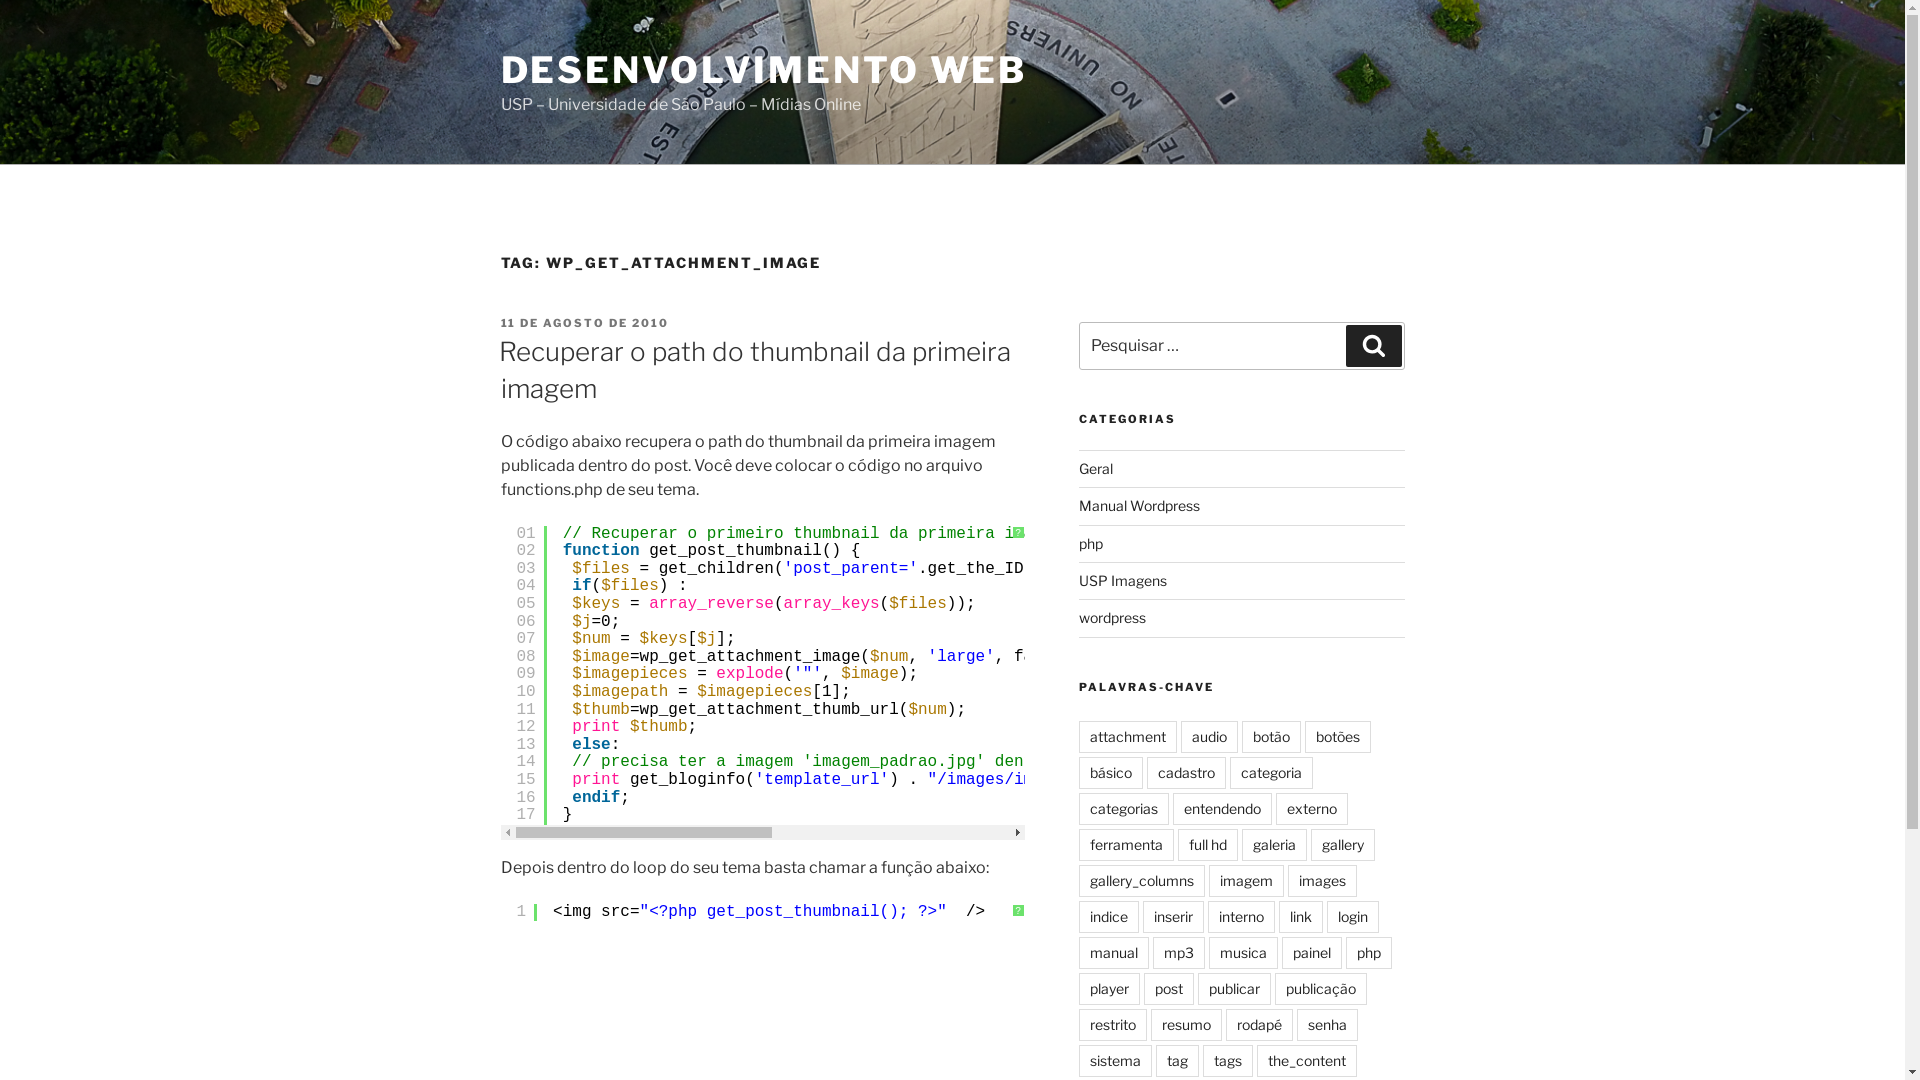  Describe the element at coordinates (1173, 917) in the screenshot. I see `'inserir'` at that location.